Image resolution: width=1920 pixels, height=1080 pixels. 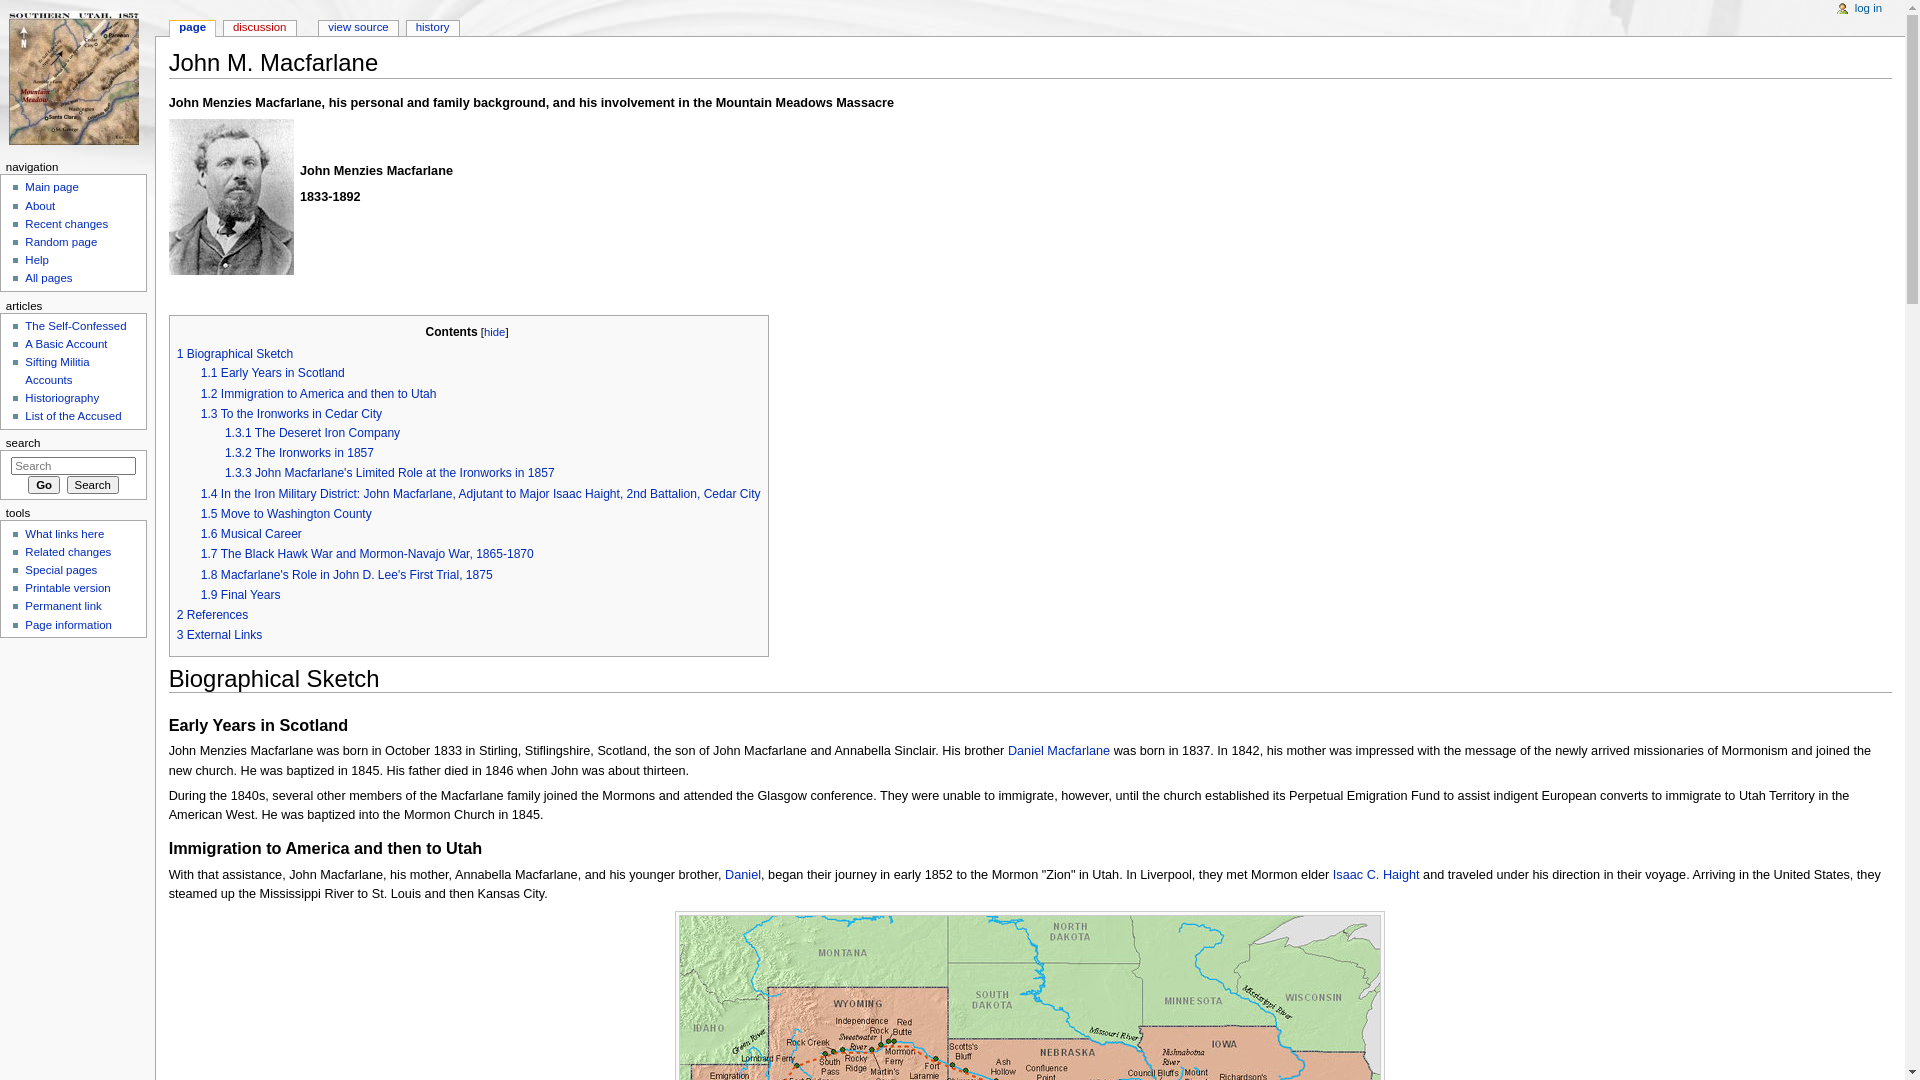 I want to click on 'Page information', so click(x=68, y=623).